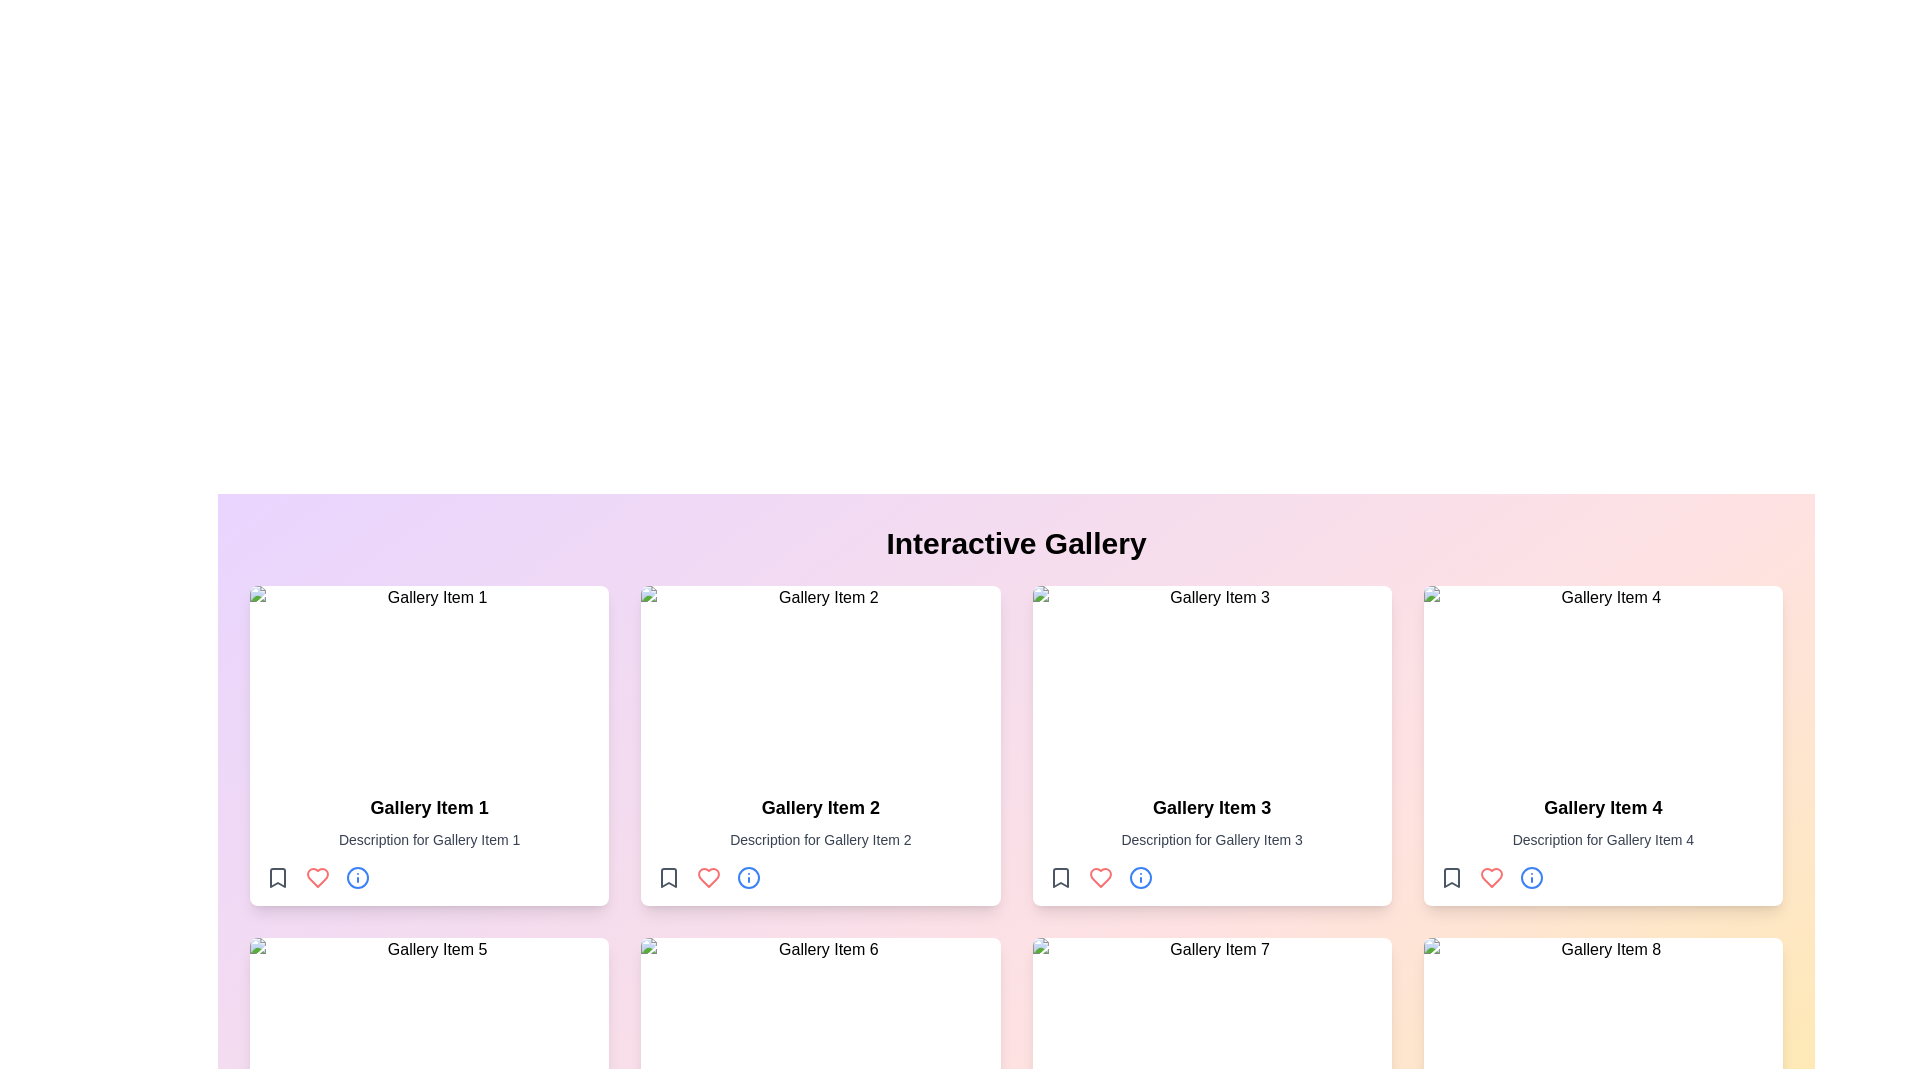  I want to click on the image on the first card in the gallery located at the top-left corner, so click(428, 745).